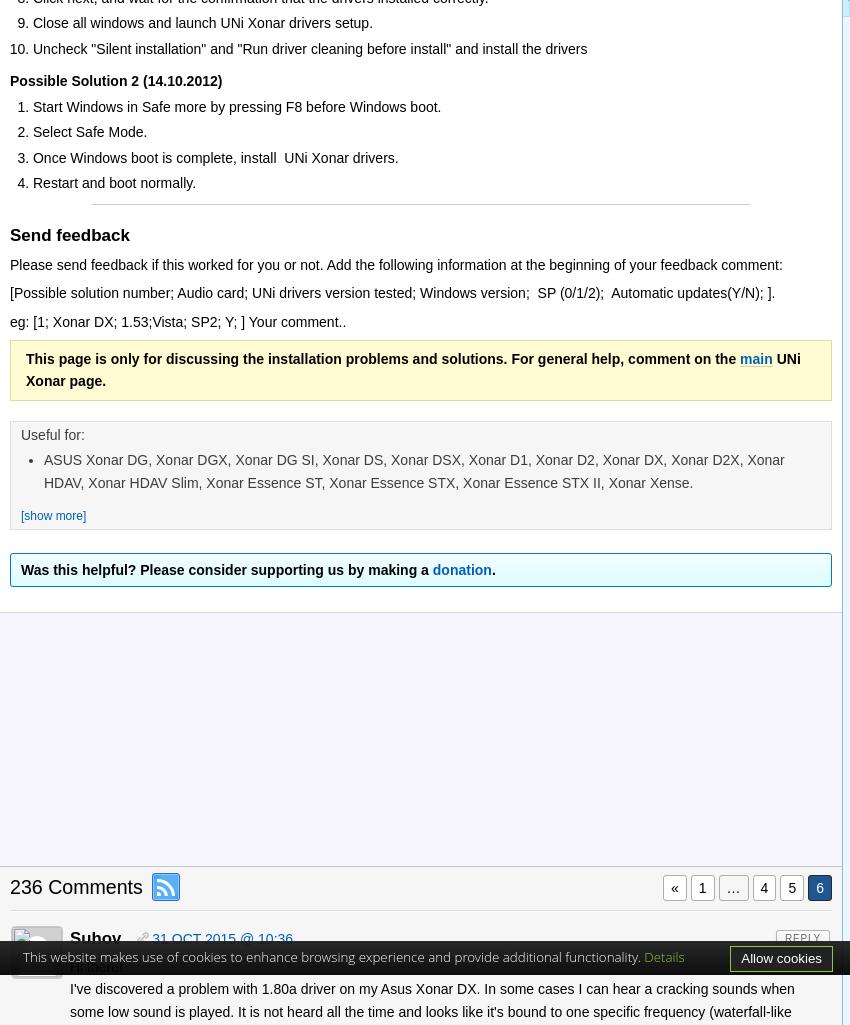 This screenshot has width=850, height=1025. Describe the element at coordinates (382, 357) in the screenshot. I see `'This page is only for discussing the installation problems and solutions. For general help, comment on the'` at that location.